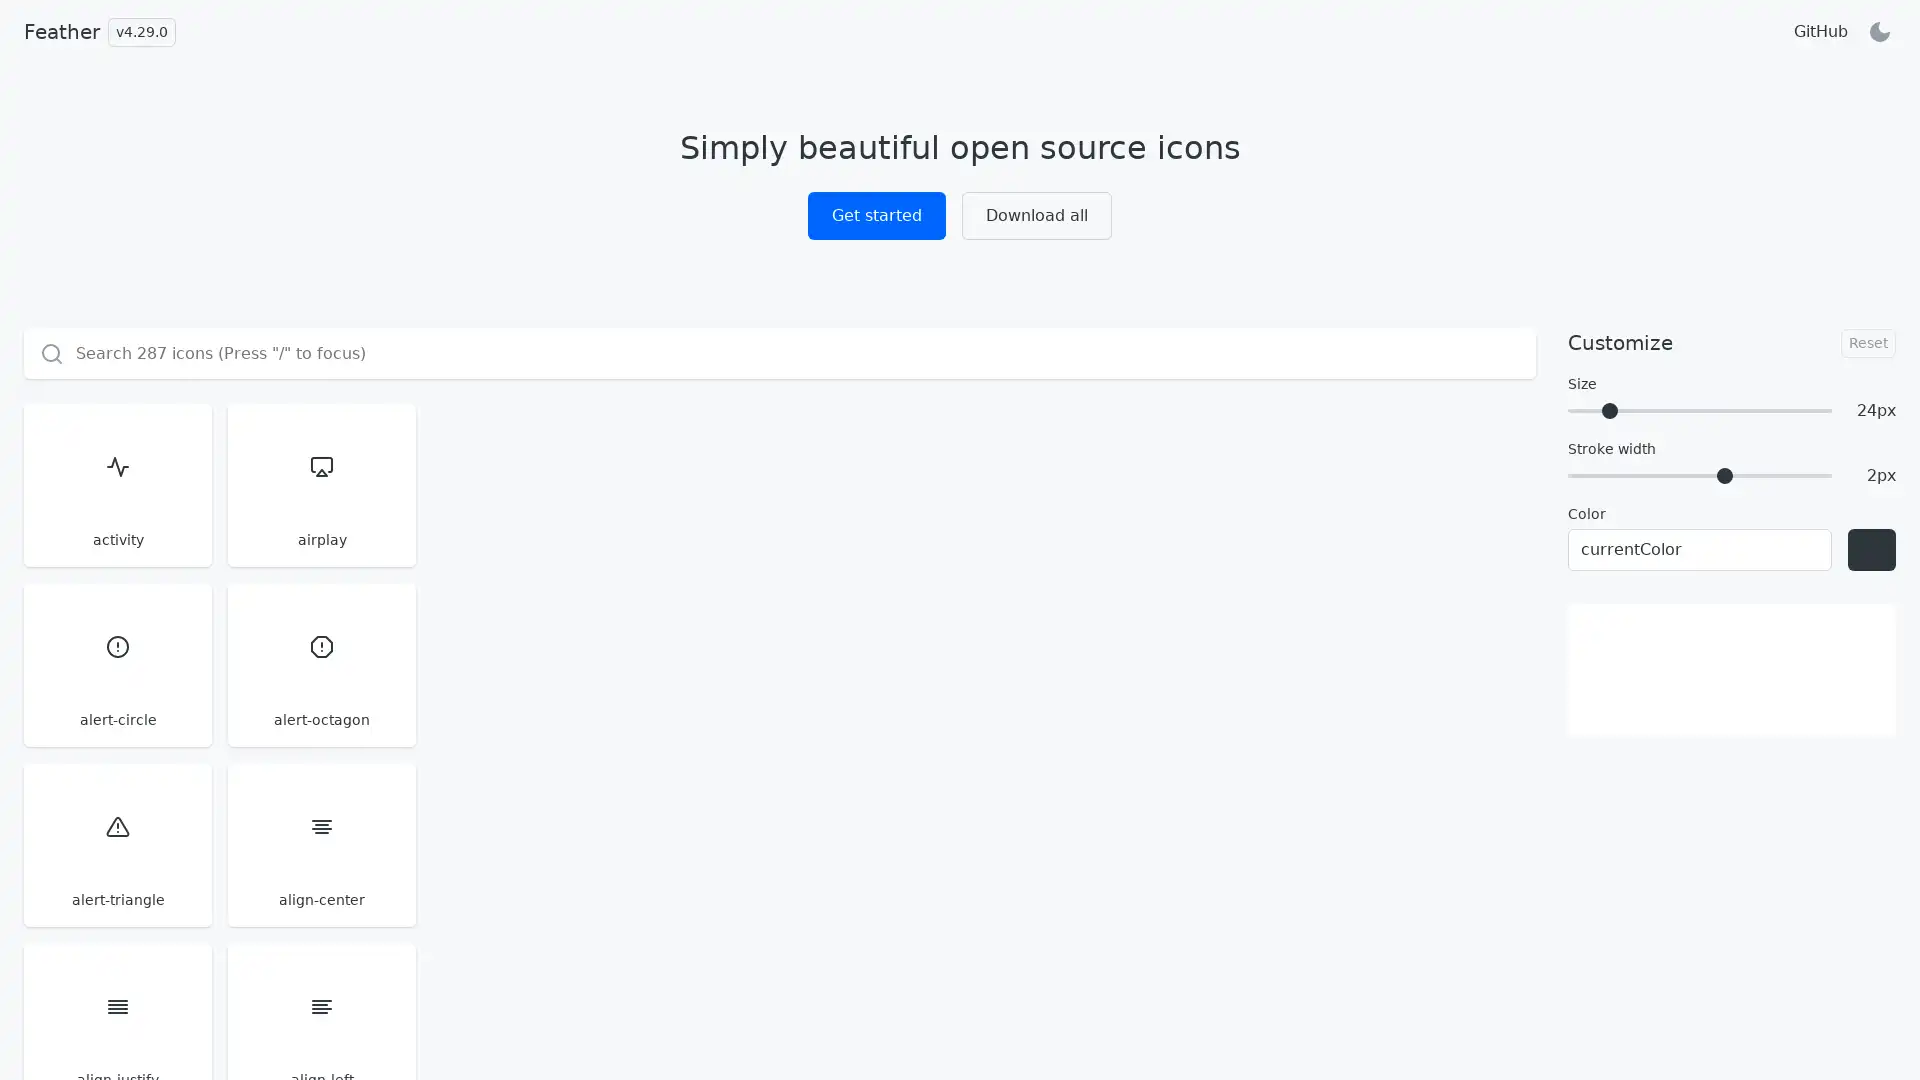 The width and height of the screenshot is (1920, 1080). Describe the element at coordinates (778, 664) in the screenshot. I see `arrow-down-left` at that location.